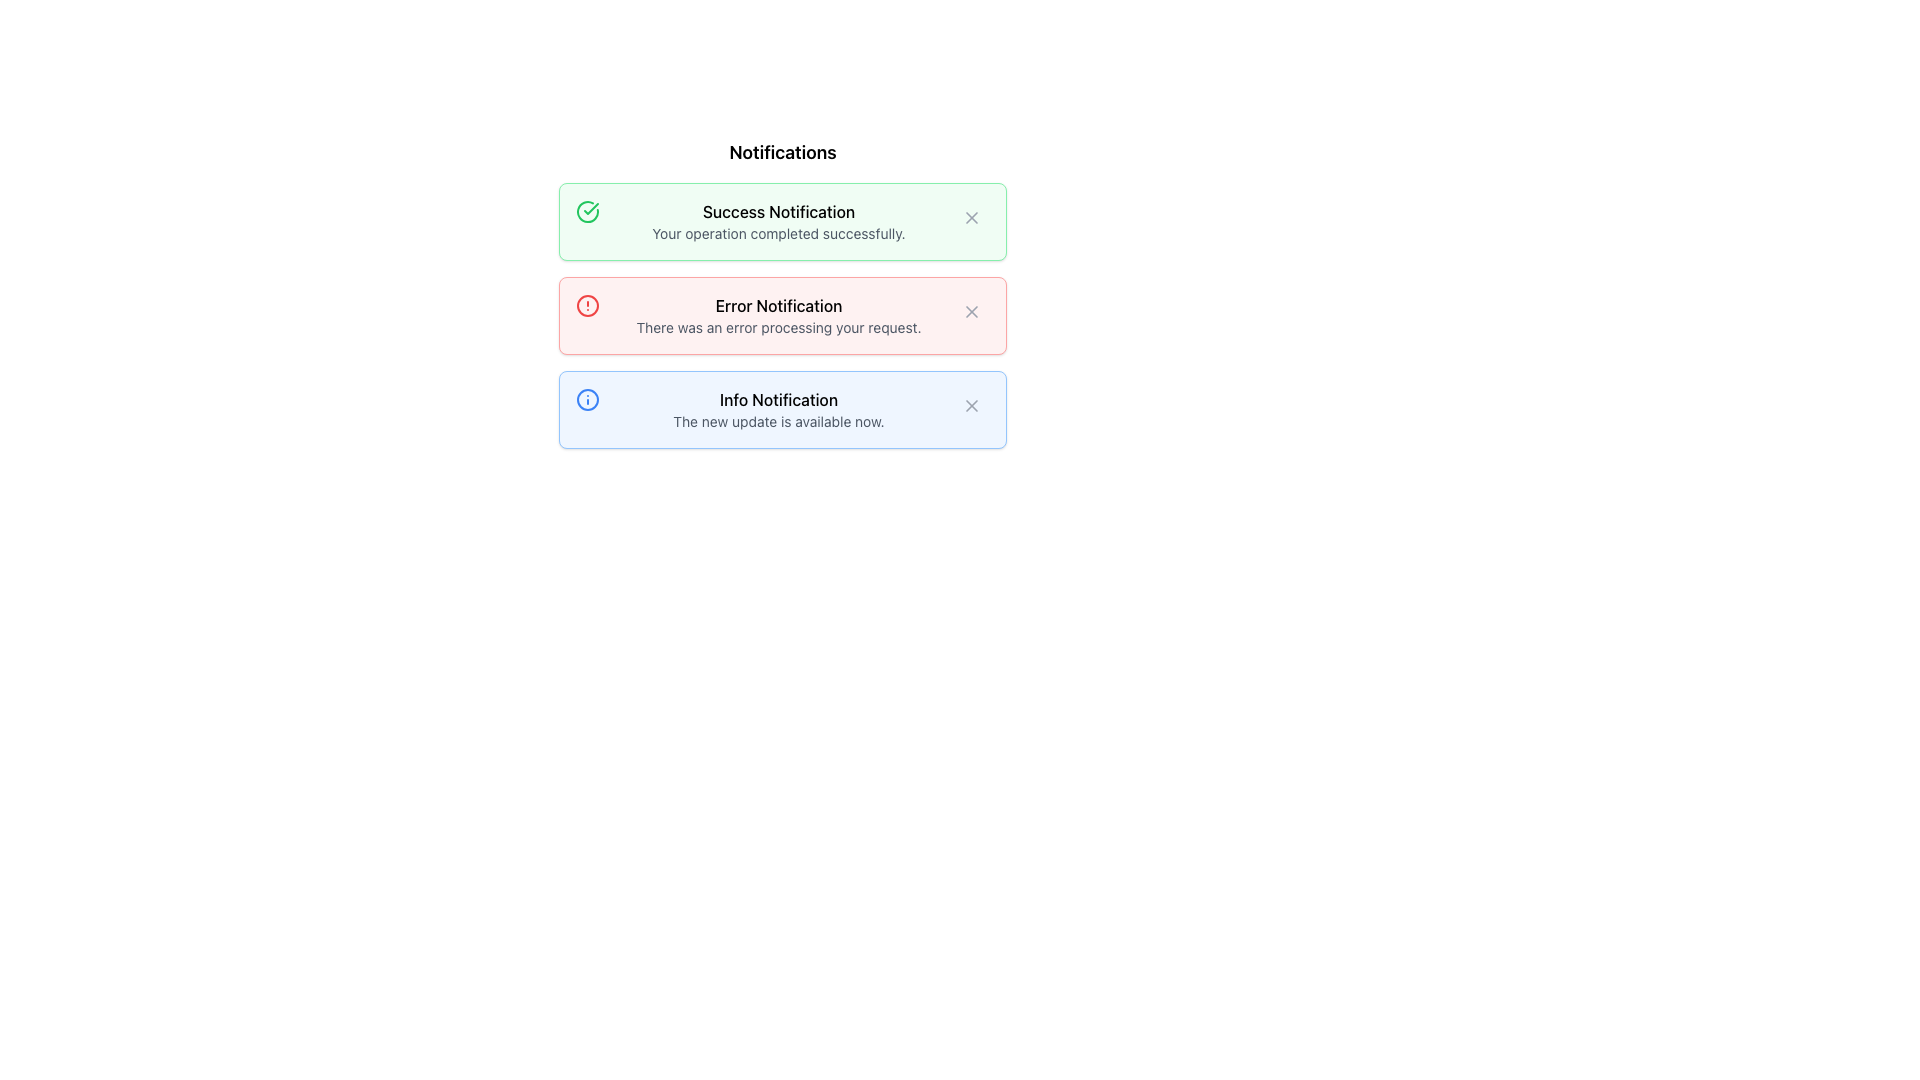 Image resolution: width=1920 pixels, height=1080 pixels. What do you see at coordinates (587, 400) in the screenshot?
I see `the information message icon located at the far left of the 'Info Notification' box in the third row of the notification list` at bounding box center [587, 400].